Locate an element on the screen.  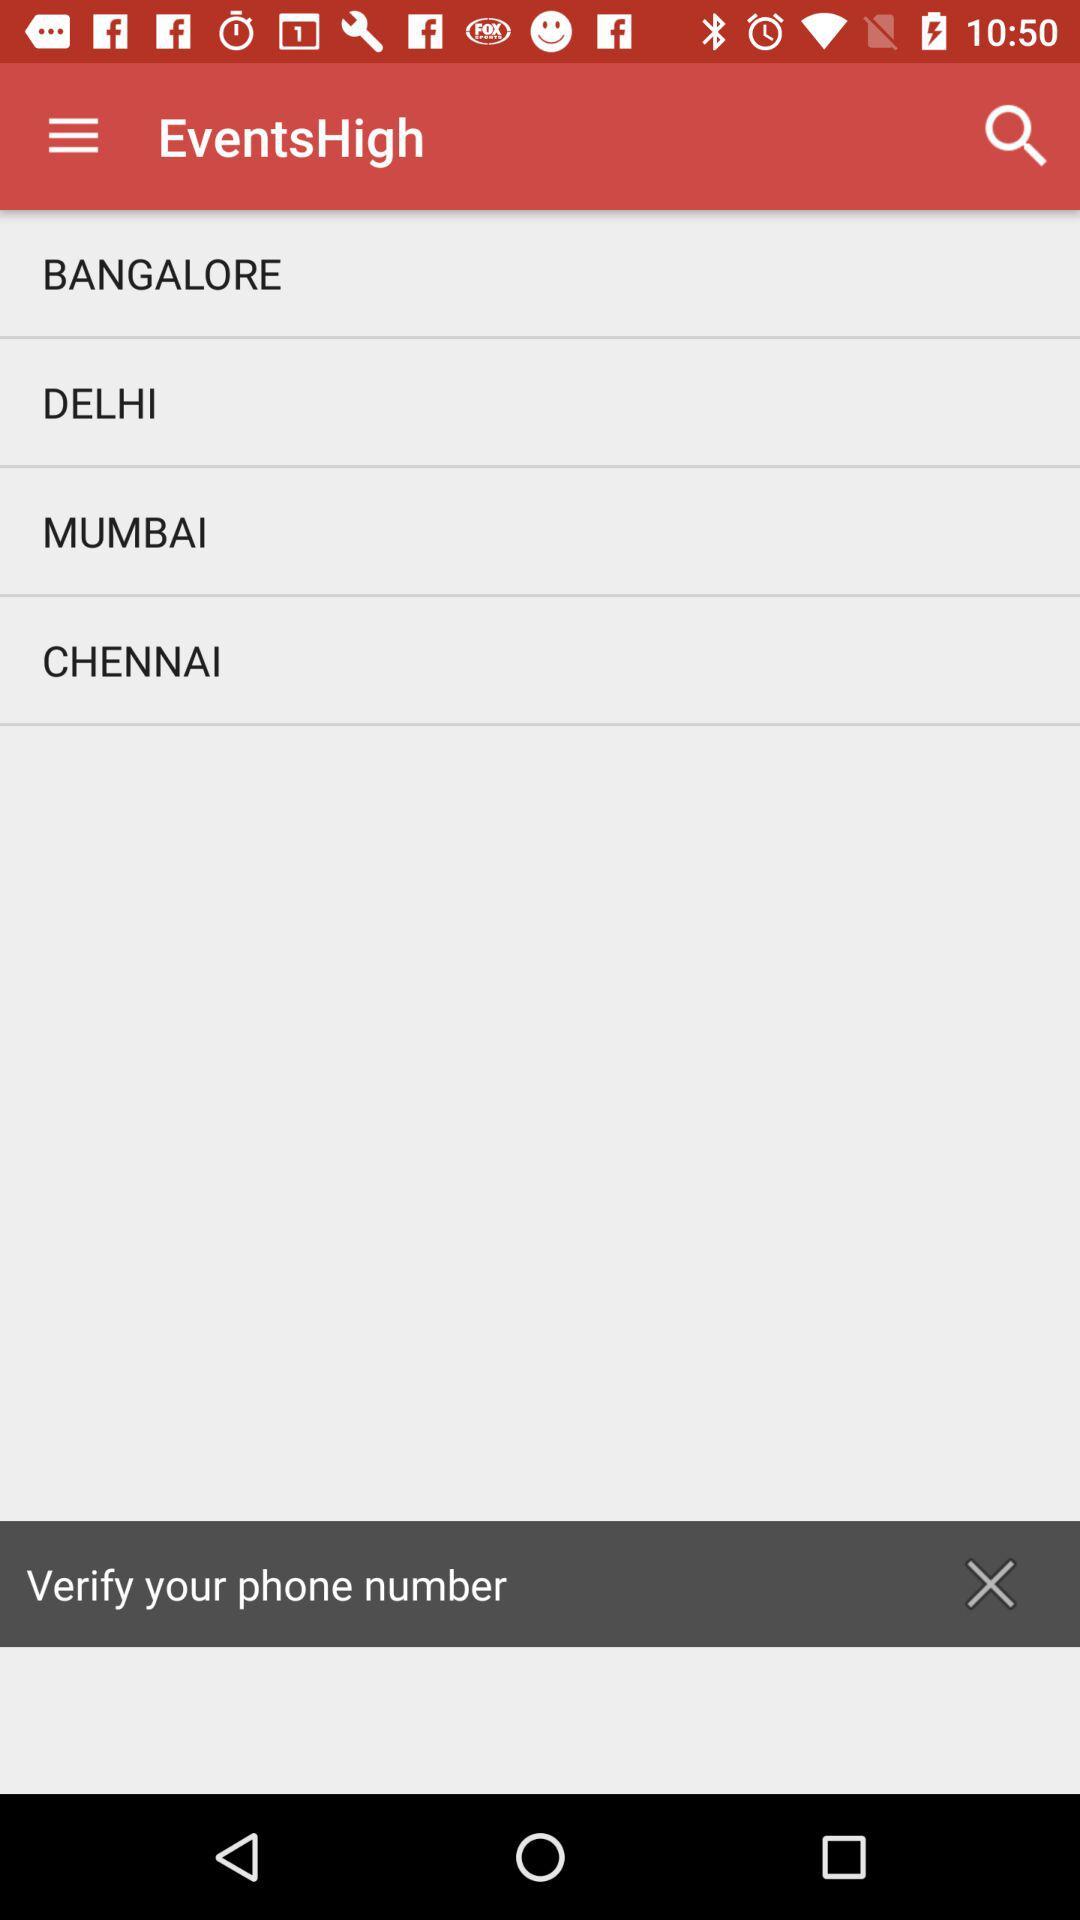
mumbai icon is located at coordinates (540, 531).